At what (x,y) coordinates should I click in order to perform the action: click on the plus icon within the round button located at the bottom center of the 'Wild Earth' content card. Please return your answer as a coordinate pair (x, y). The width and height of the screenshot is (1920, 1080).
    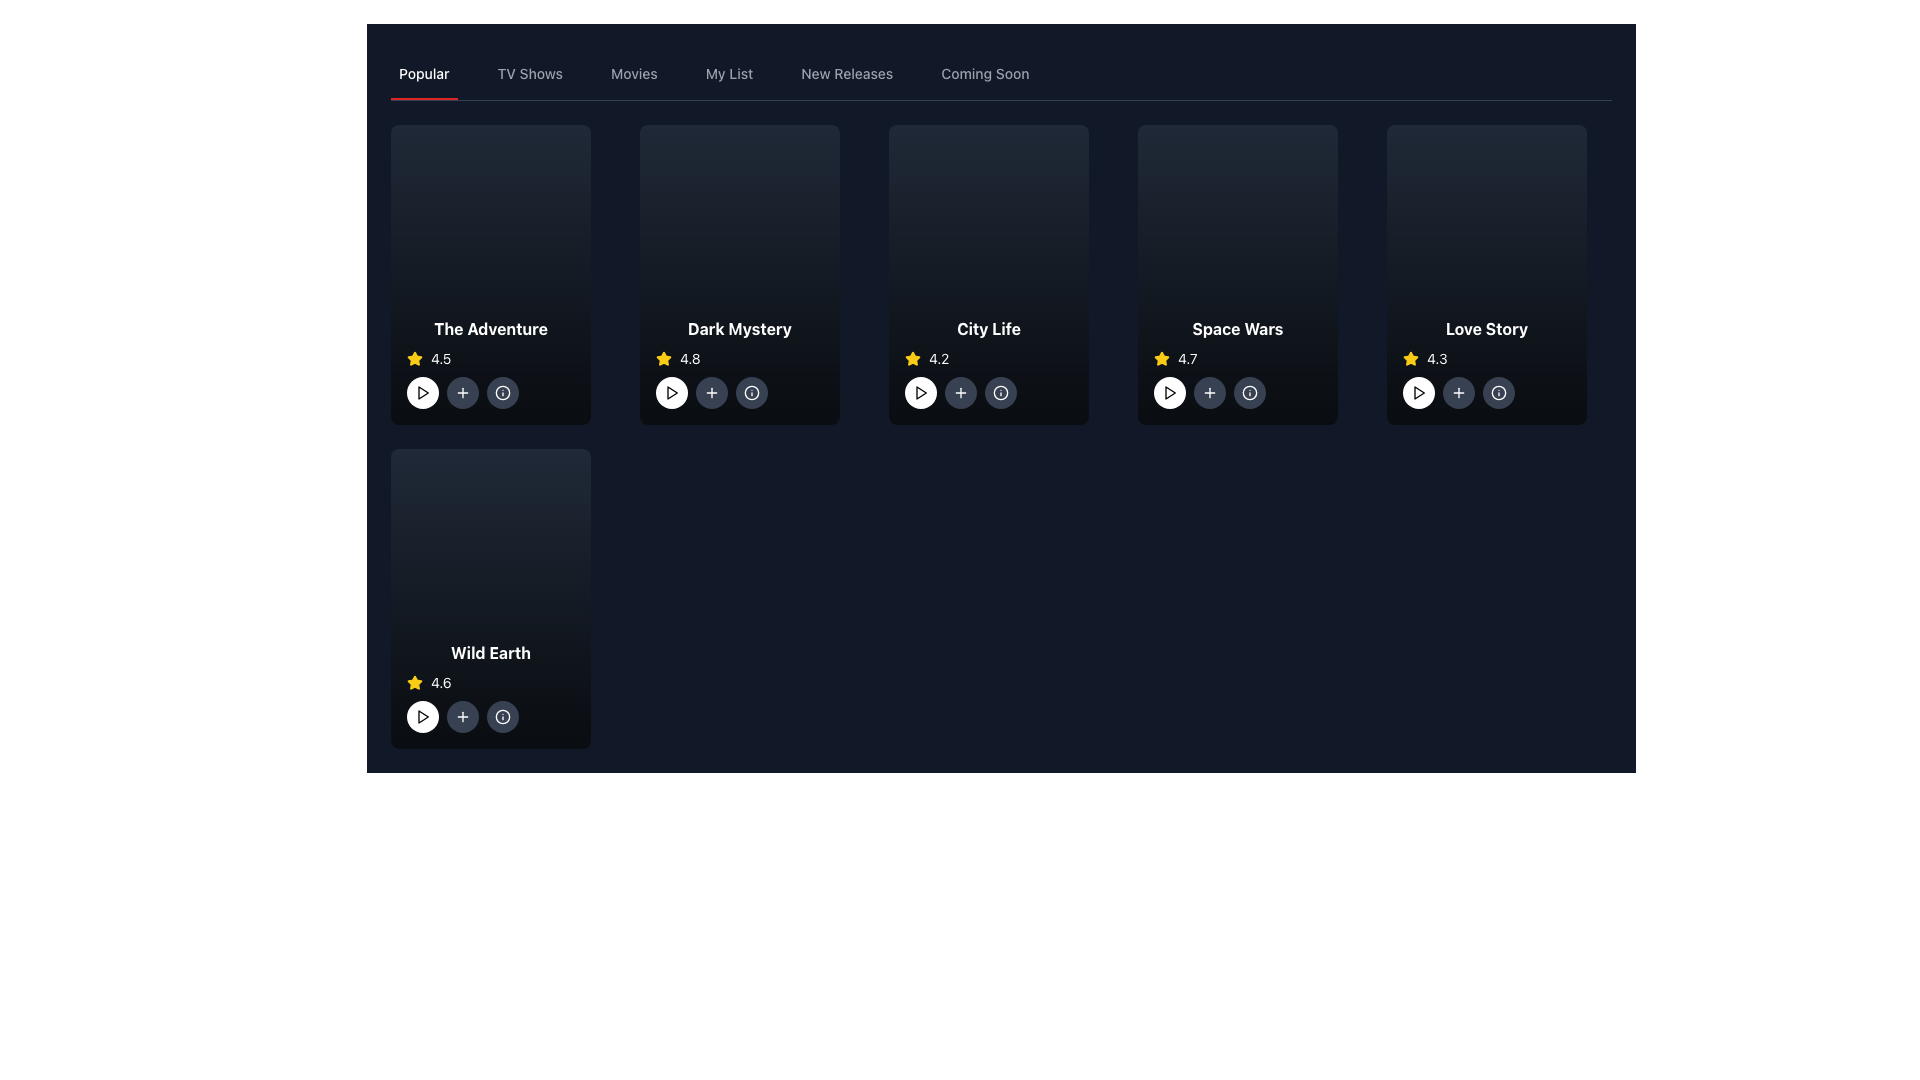
    Looking at the image, I should click on (461, 716).